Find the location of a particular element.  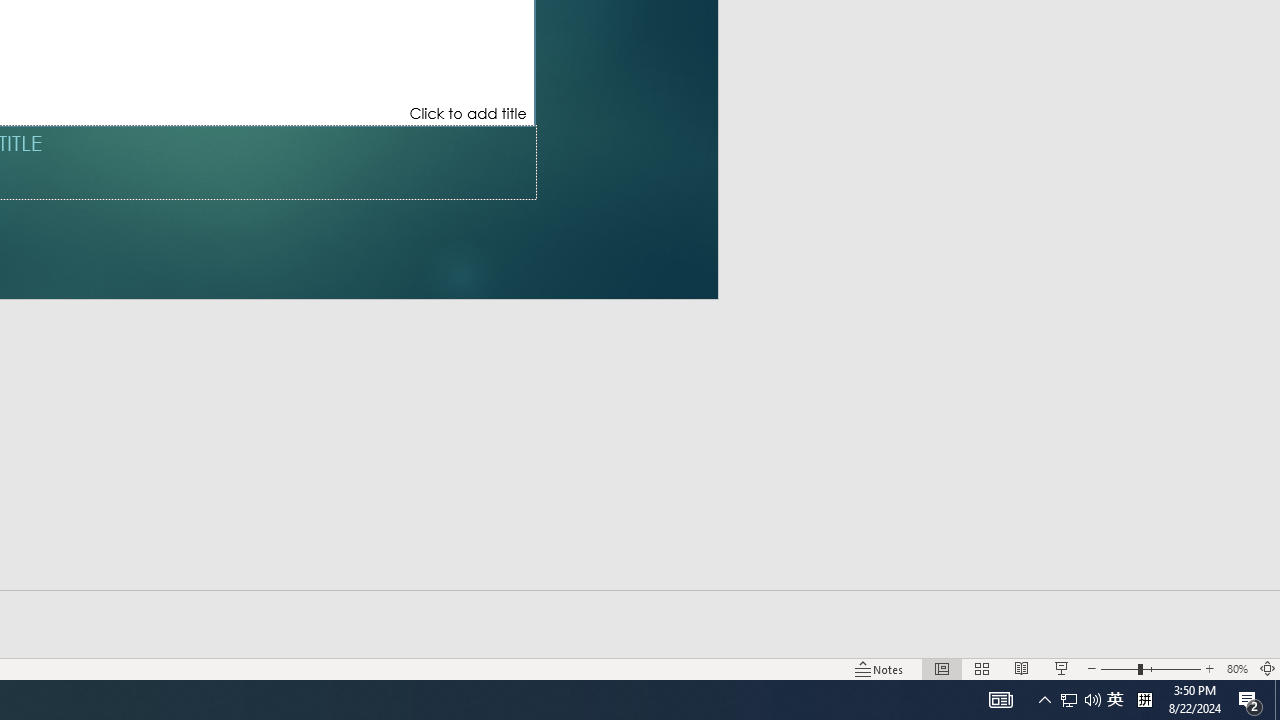

'Zoom 80%' is located at coordinates (1236, 669).